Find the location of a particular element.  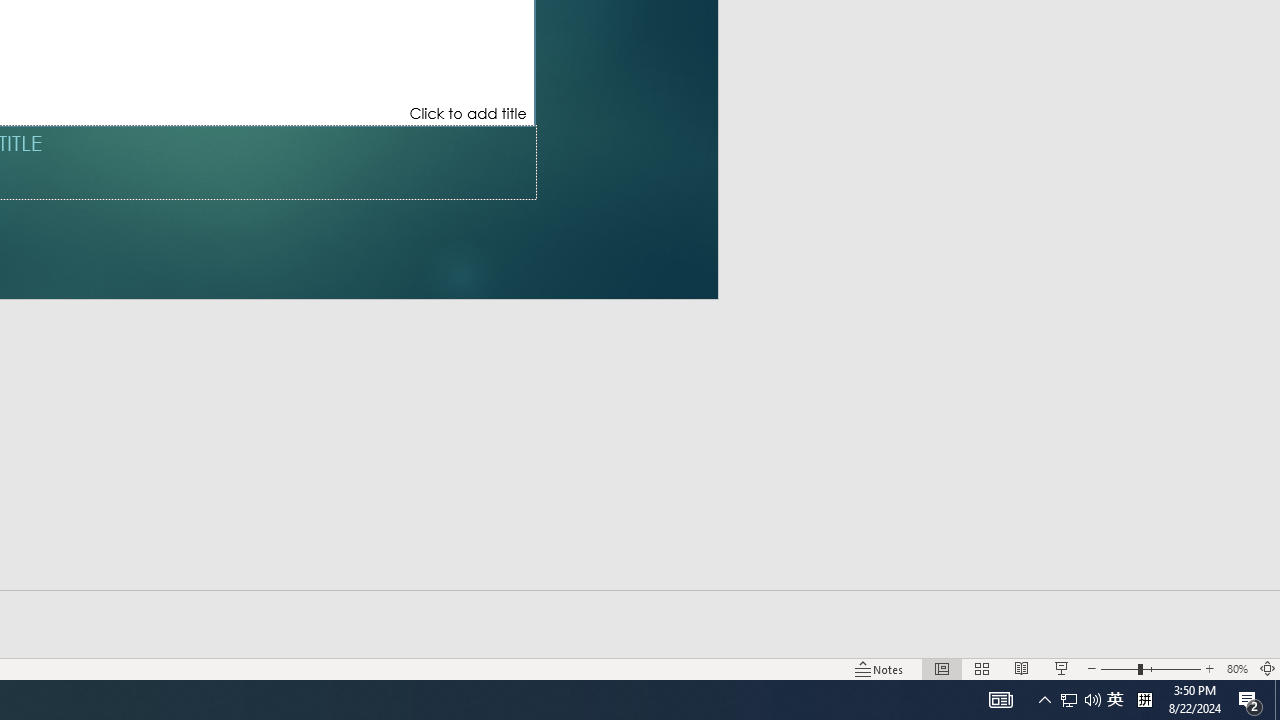

'Zoom 80%' is located at coordinates (1236, 669).